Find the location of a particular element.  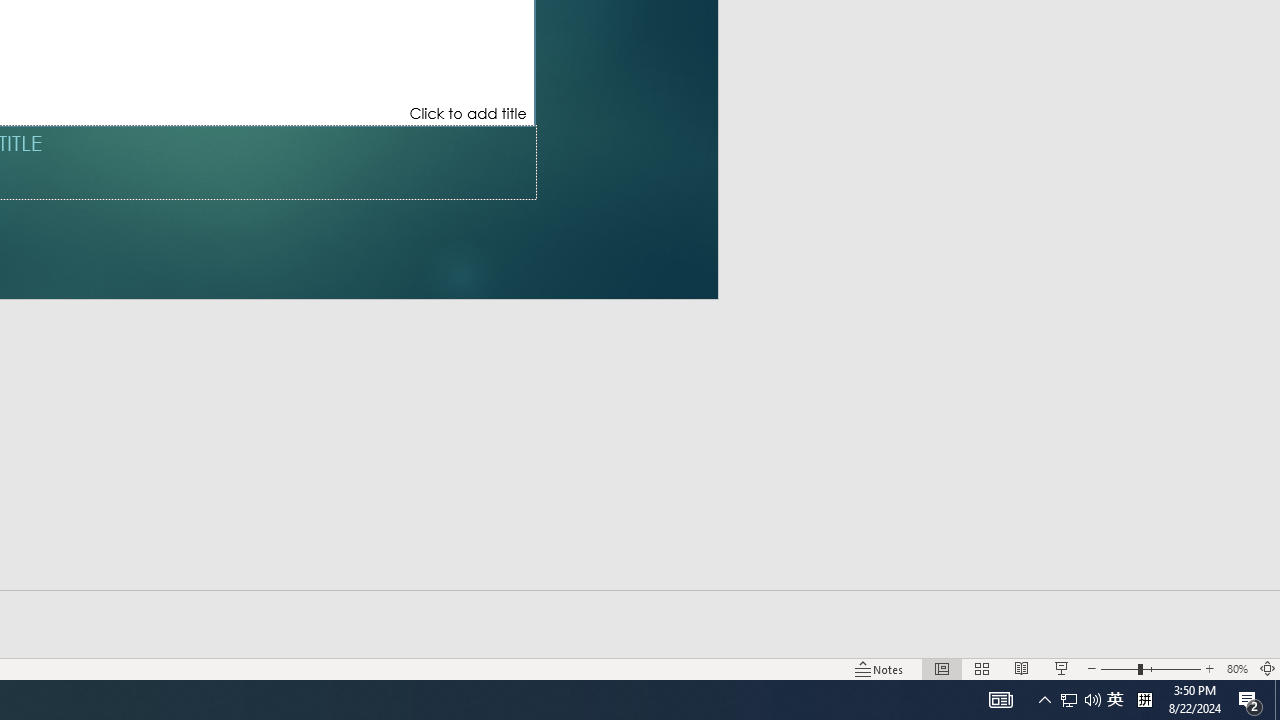

'Zoom 80%' is located at coordinates (1236, 669).